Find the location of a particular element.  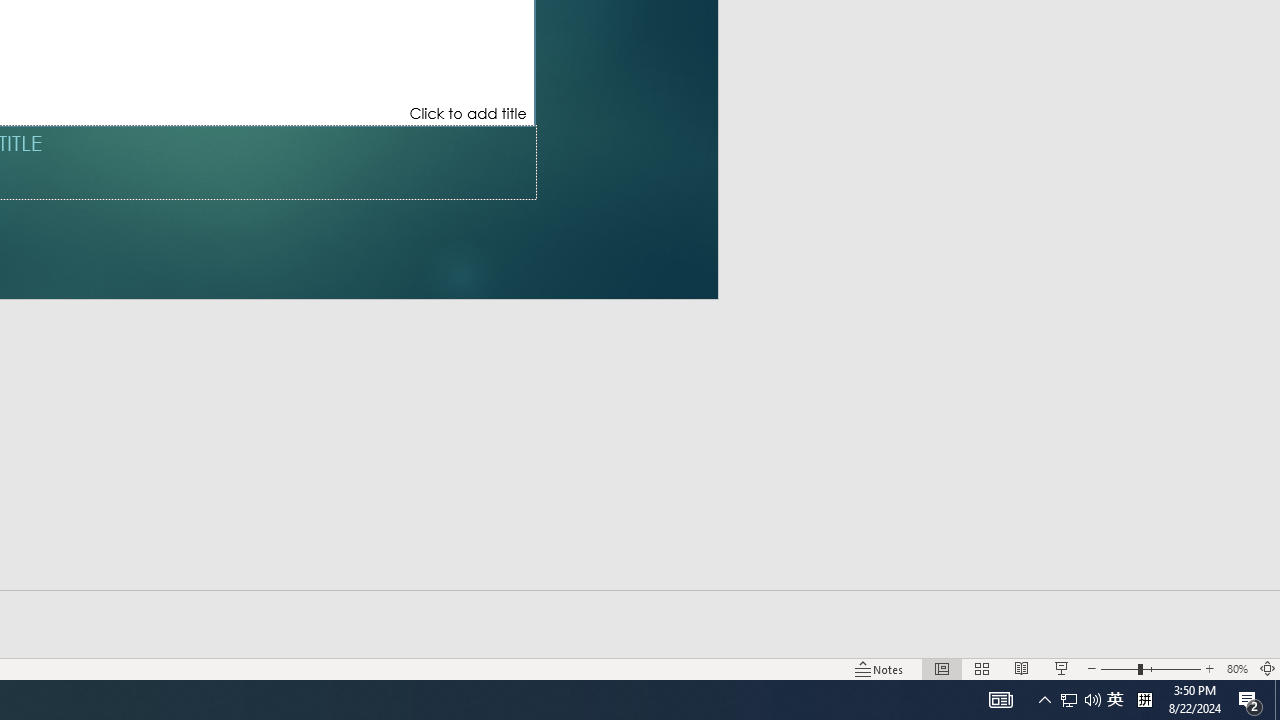

'Zoom 80%' is located at coordinates (1236, 669).